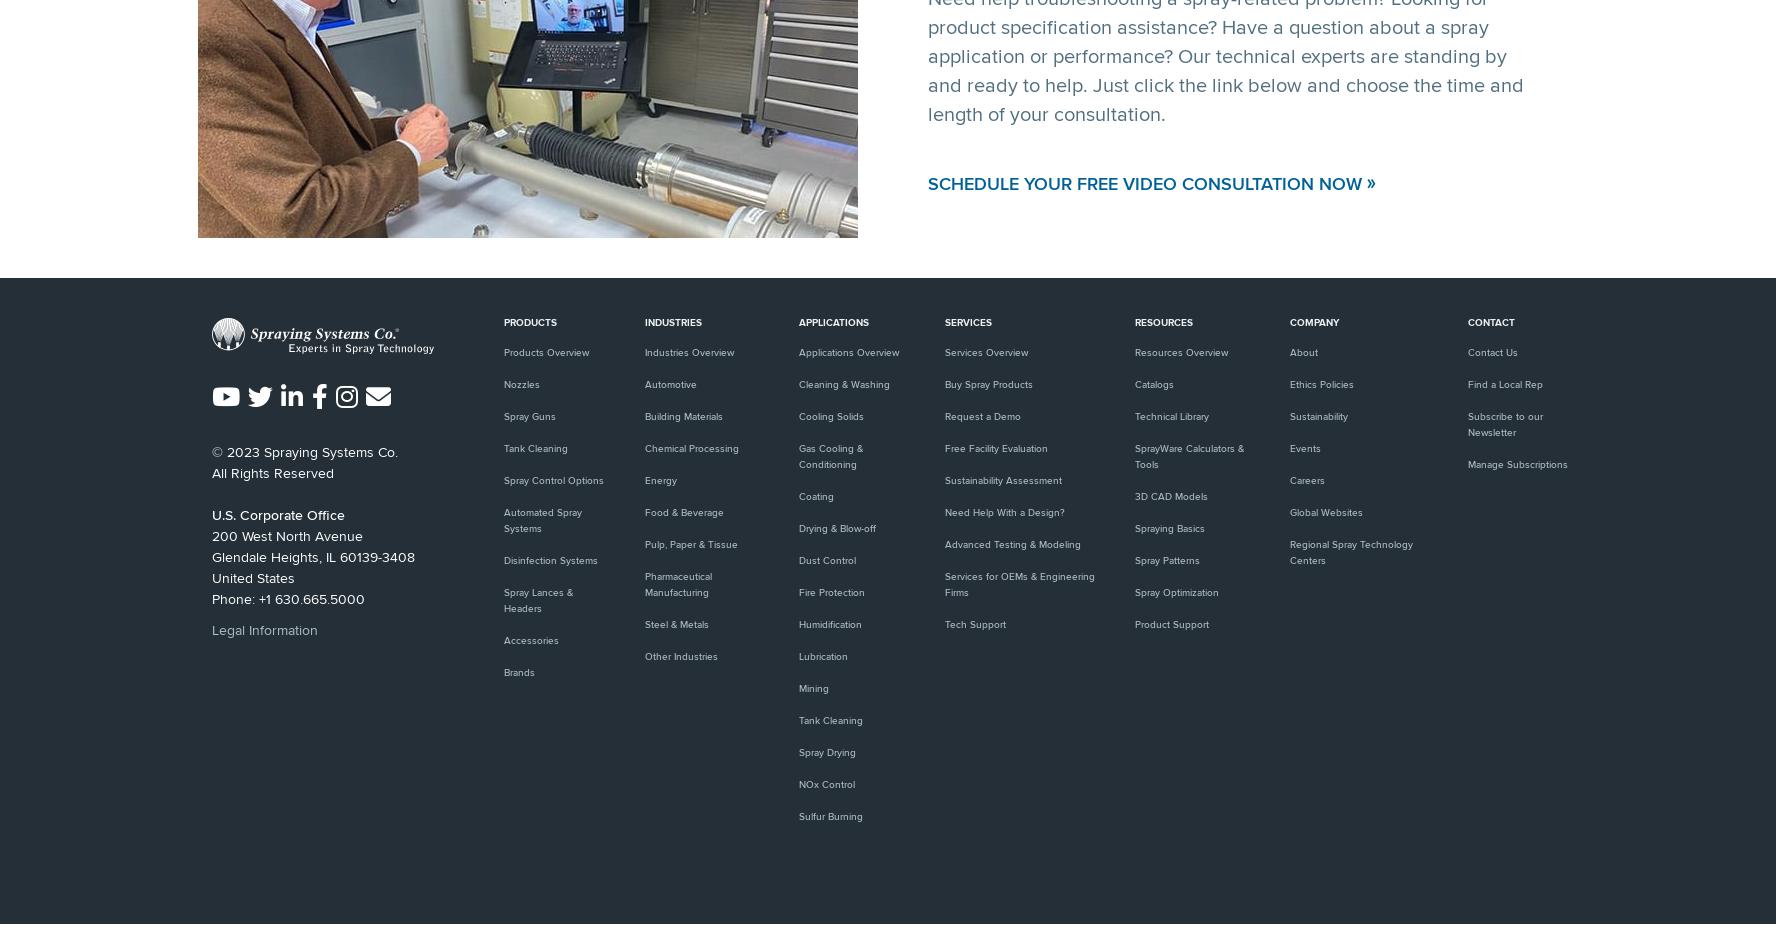 Image resolution: width=1776 pixels, height=944 pixels. I want to click on 'Food & Beverage', so click(644, 512).